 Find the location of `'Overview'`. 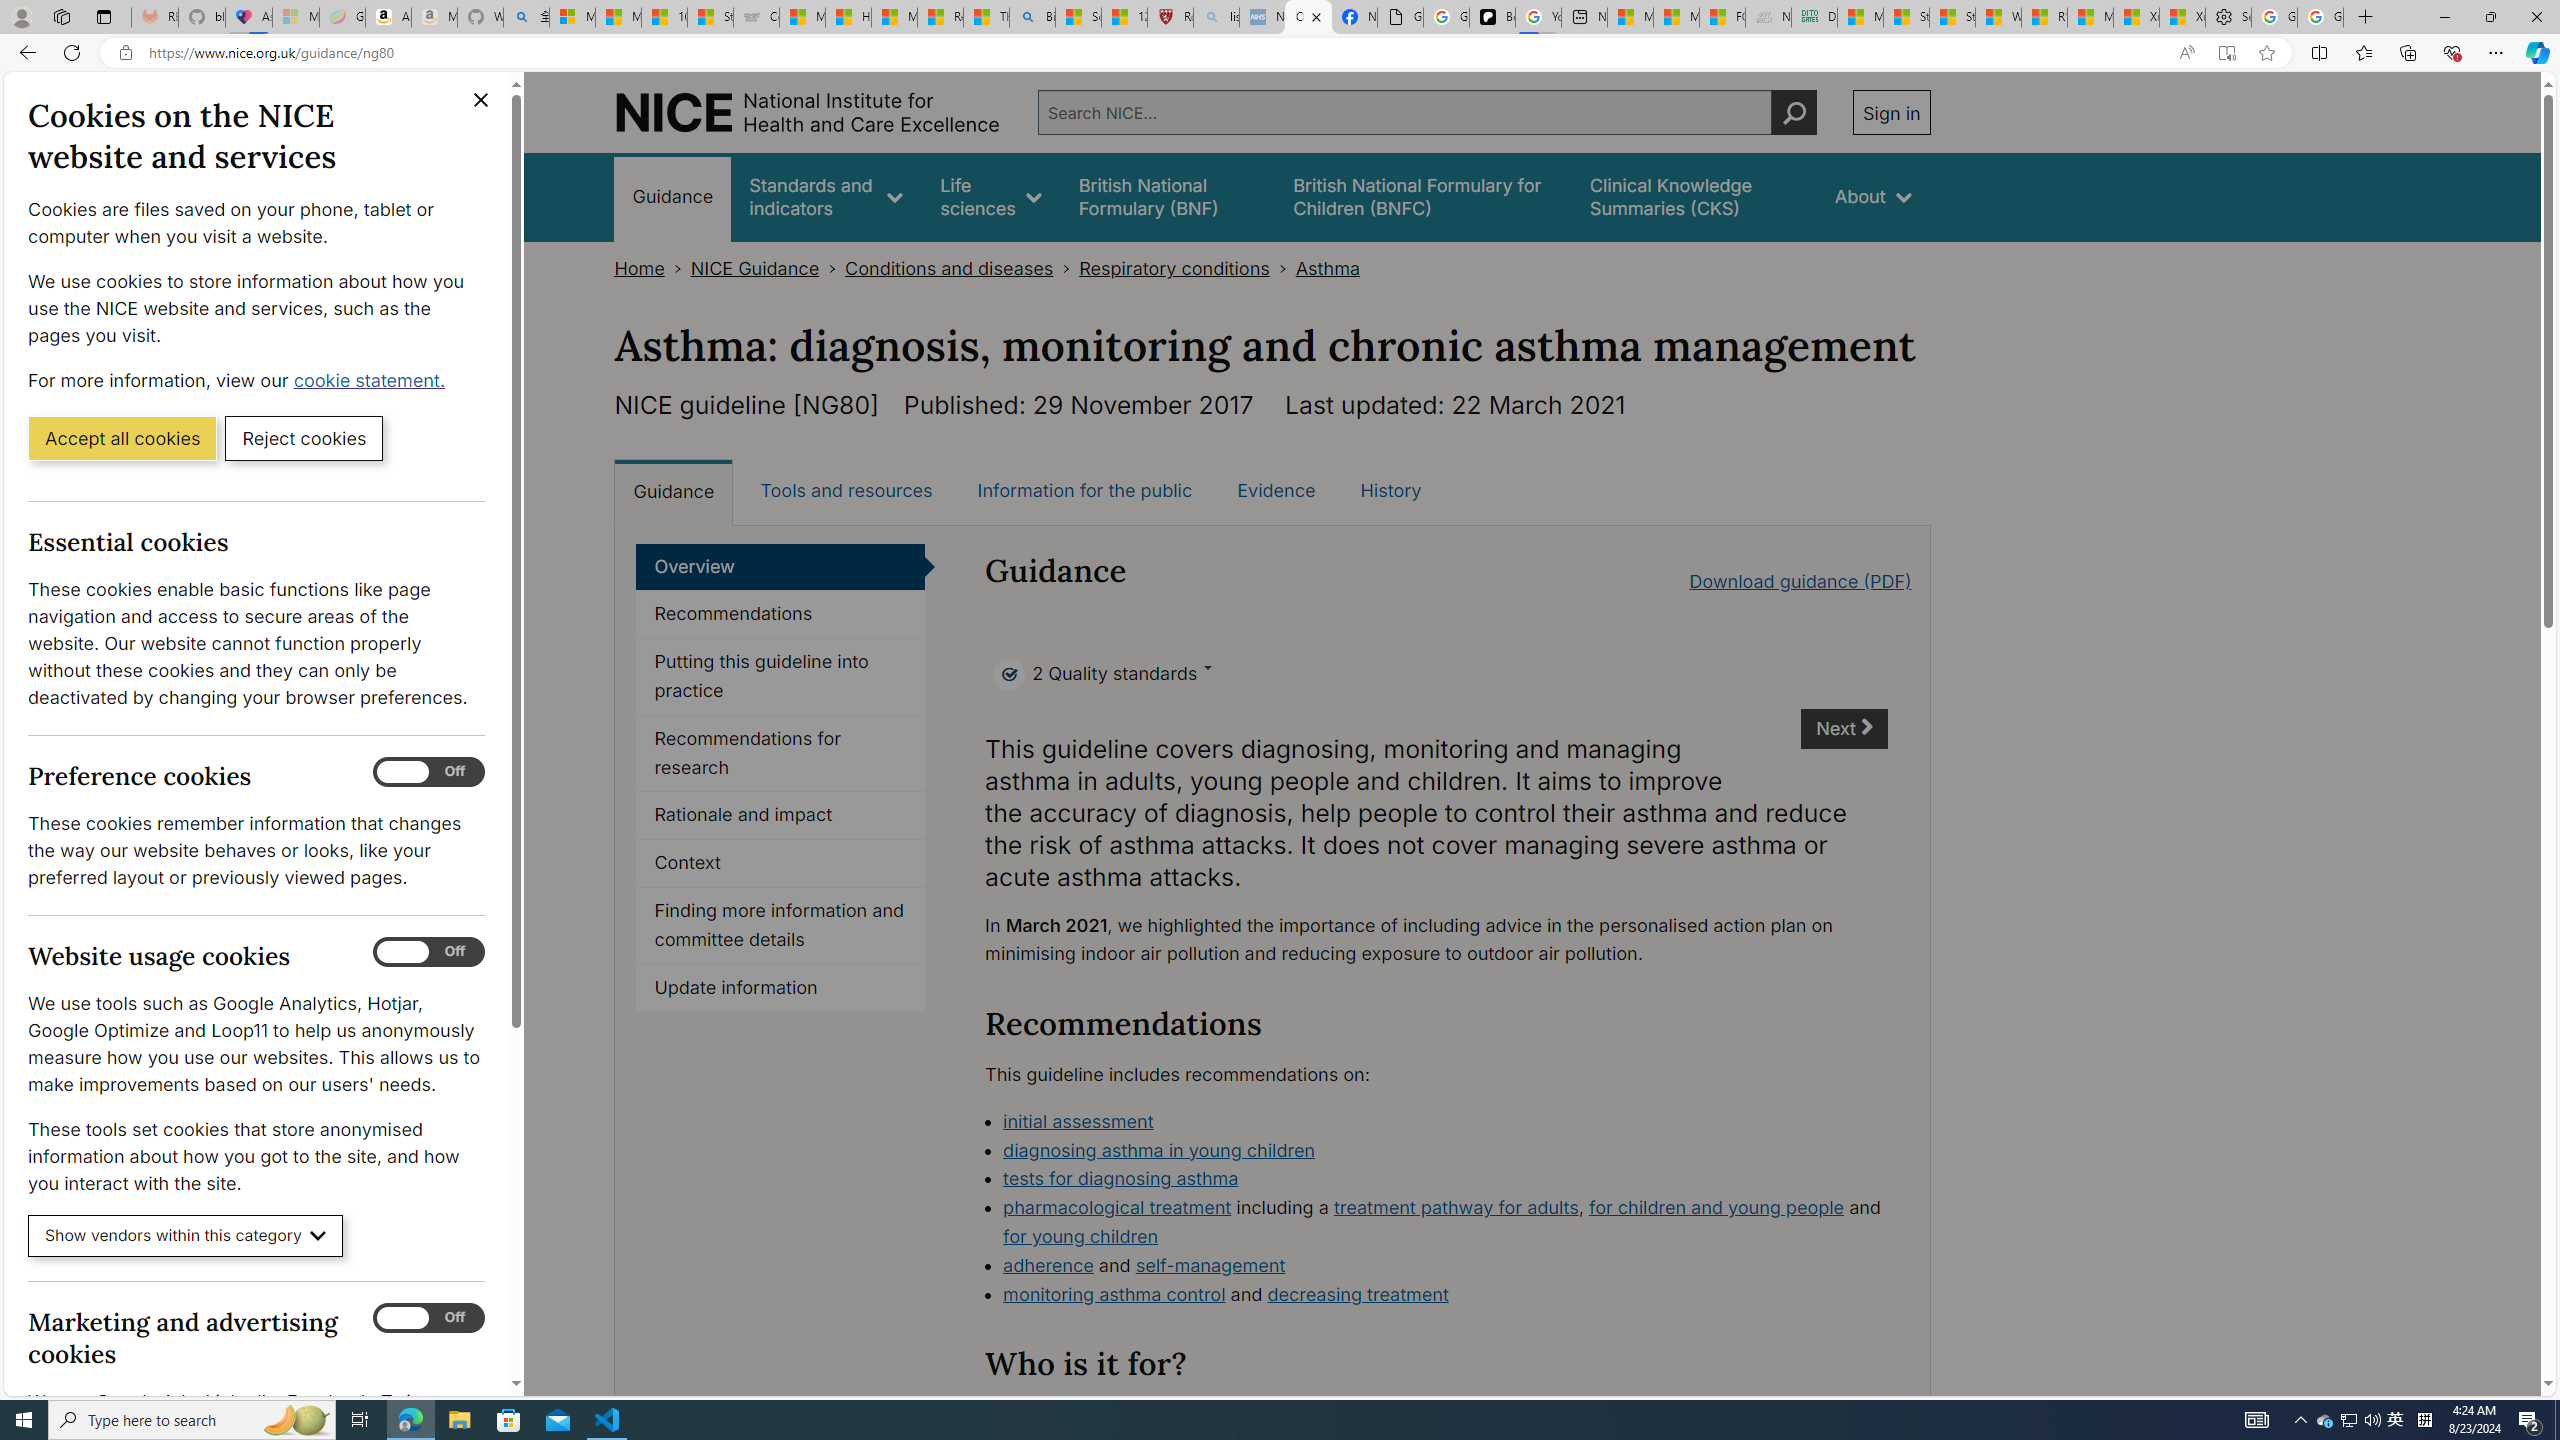

'Overview' is located at coordinates (779, 566).